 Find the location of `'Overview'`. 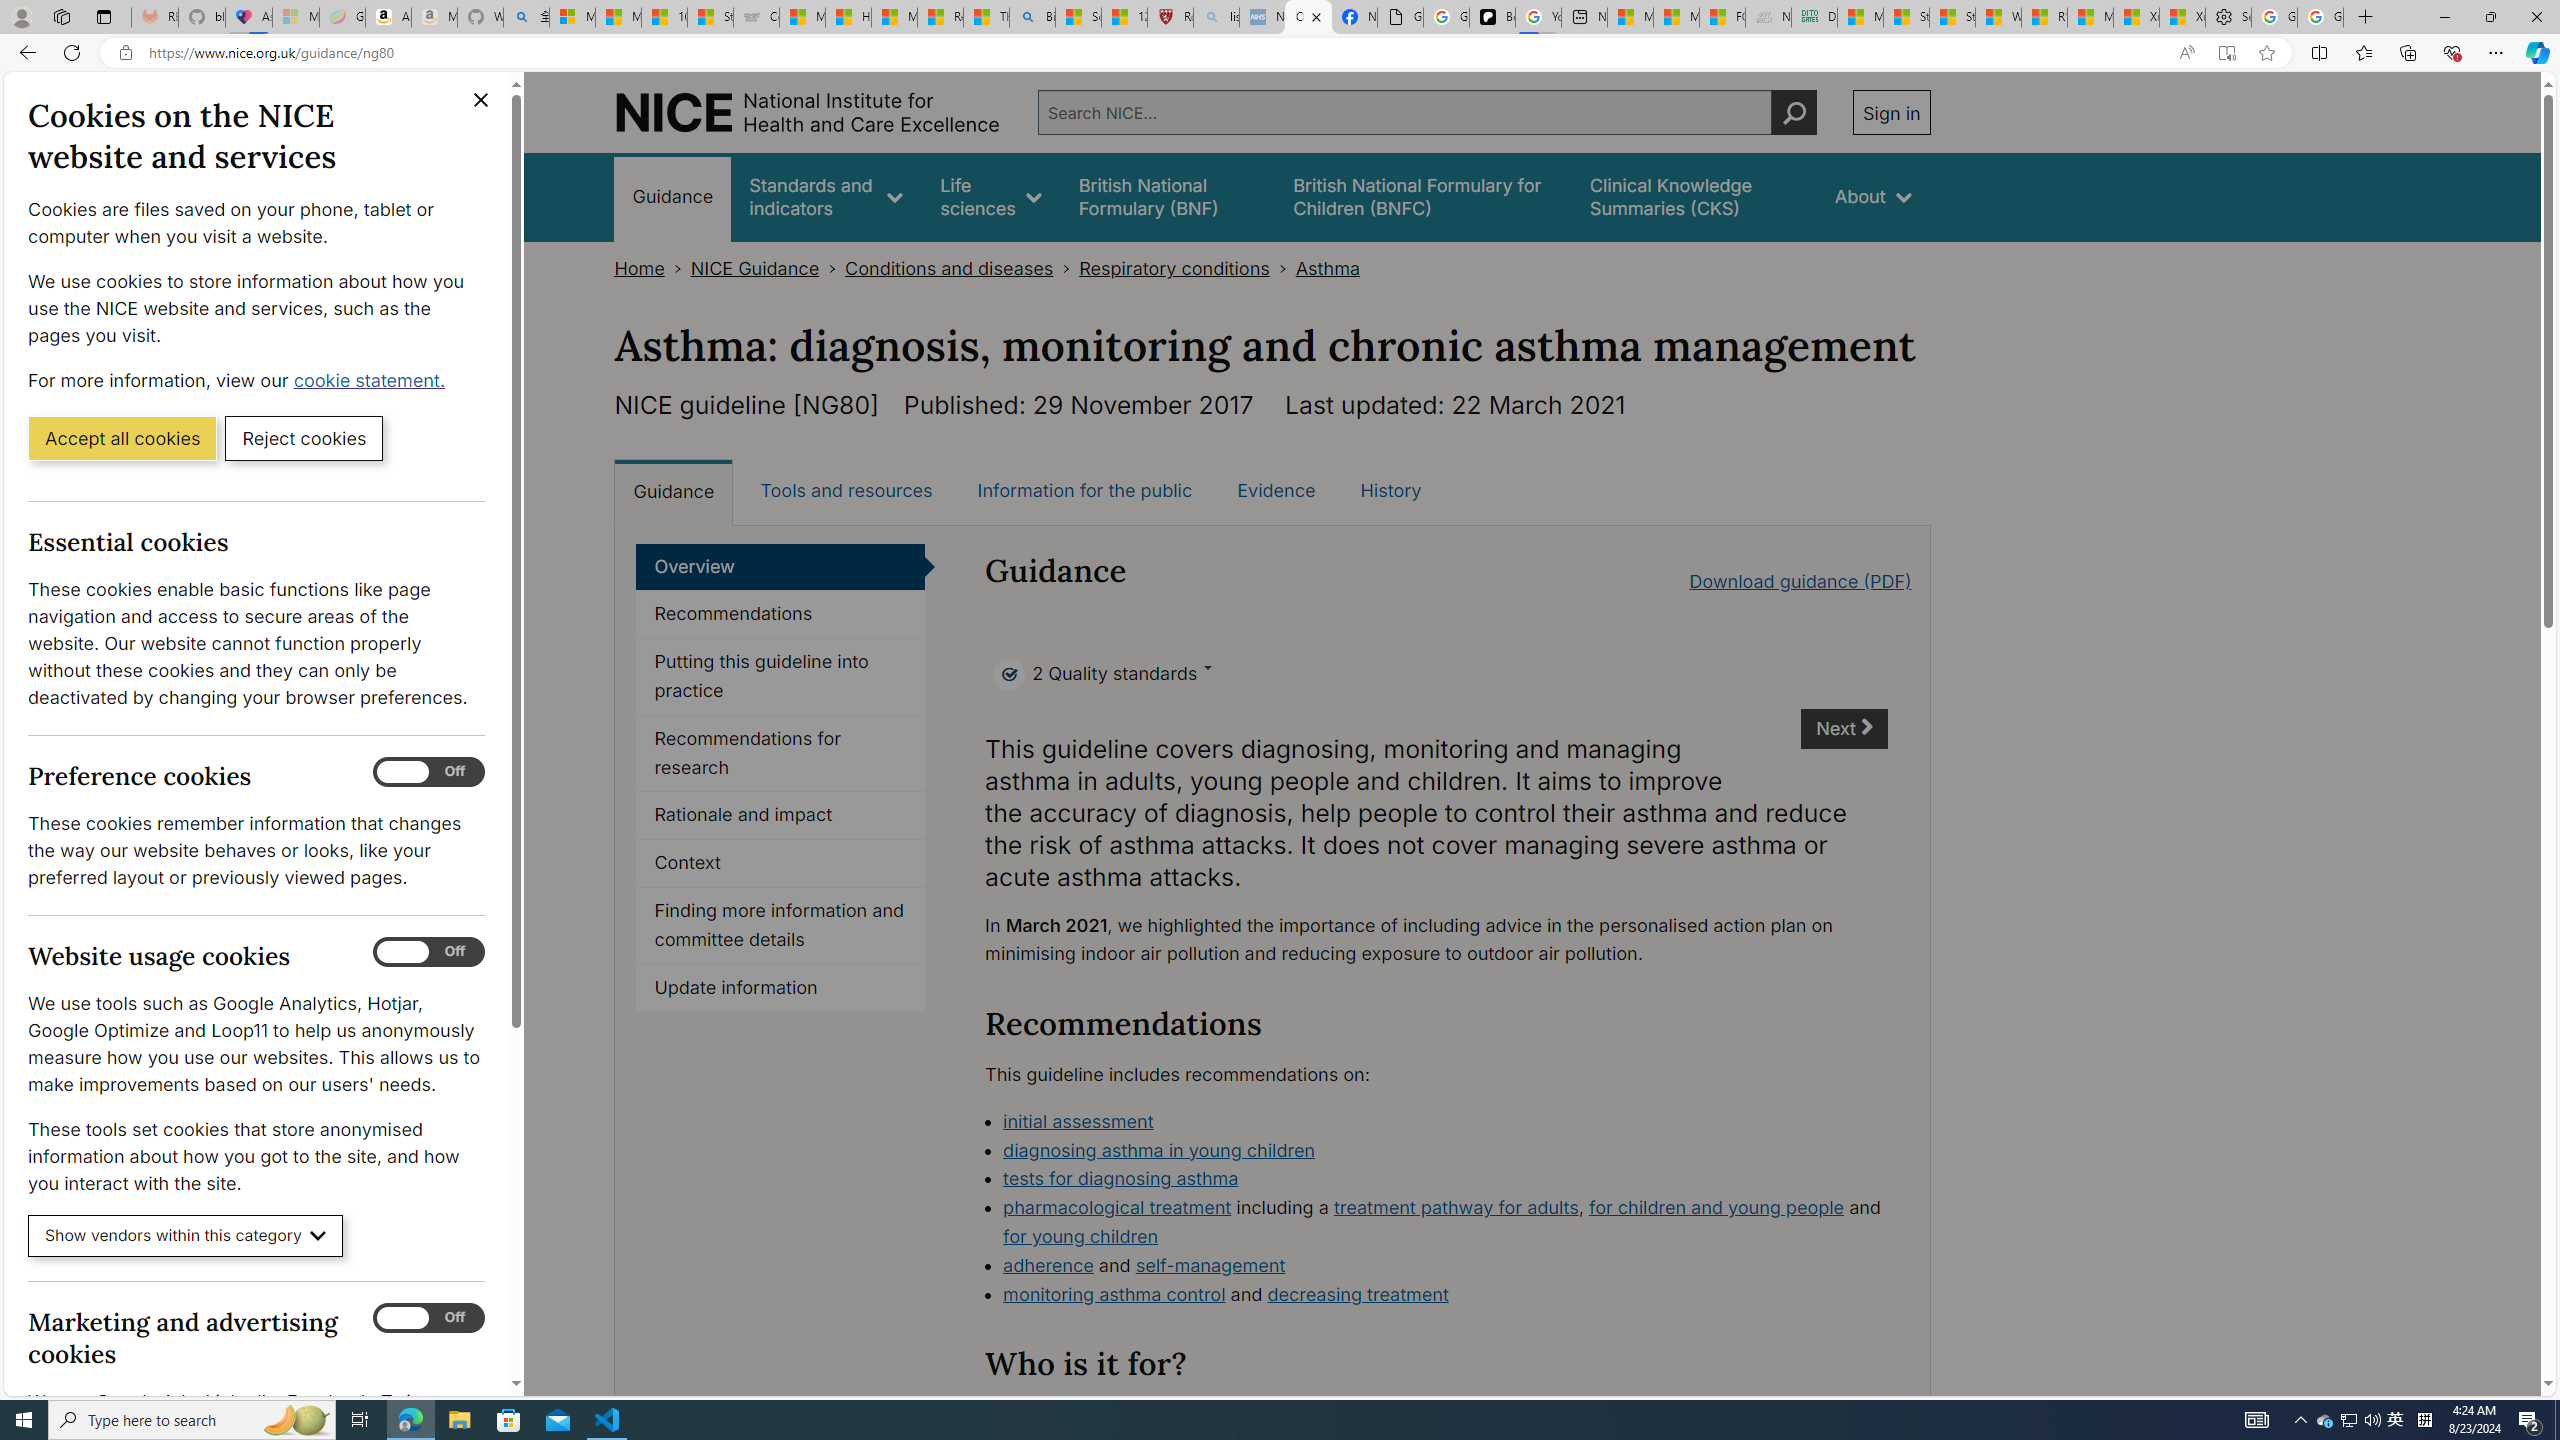

'Overview' is located at coordinates (779, 566).